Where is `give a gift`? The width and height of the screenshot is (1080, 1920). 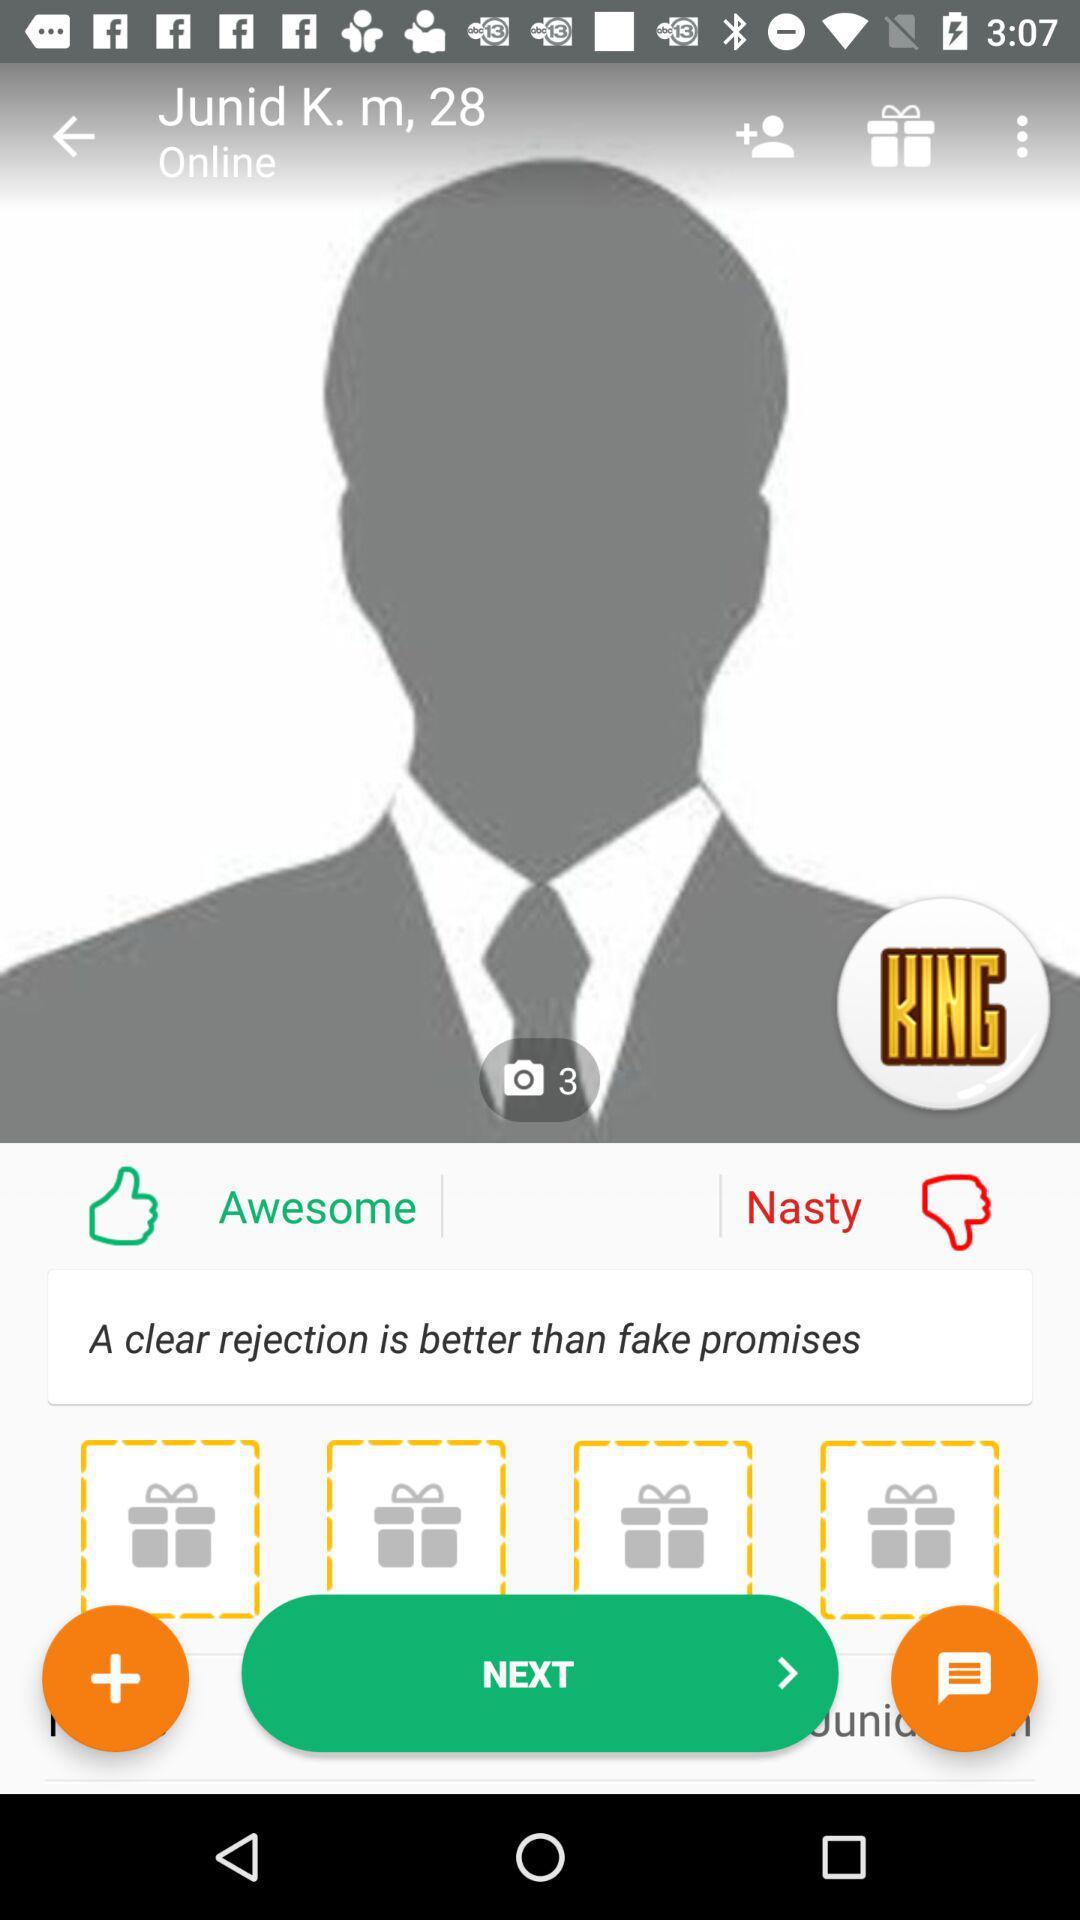
give a gift is located at coordinates (415, 1528).